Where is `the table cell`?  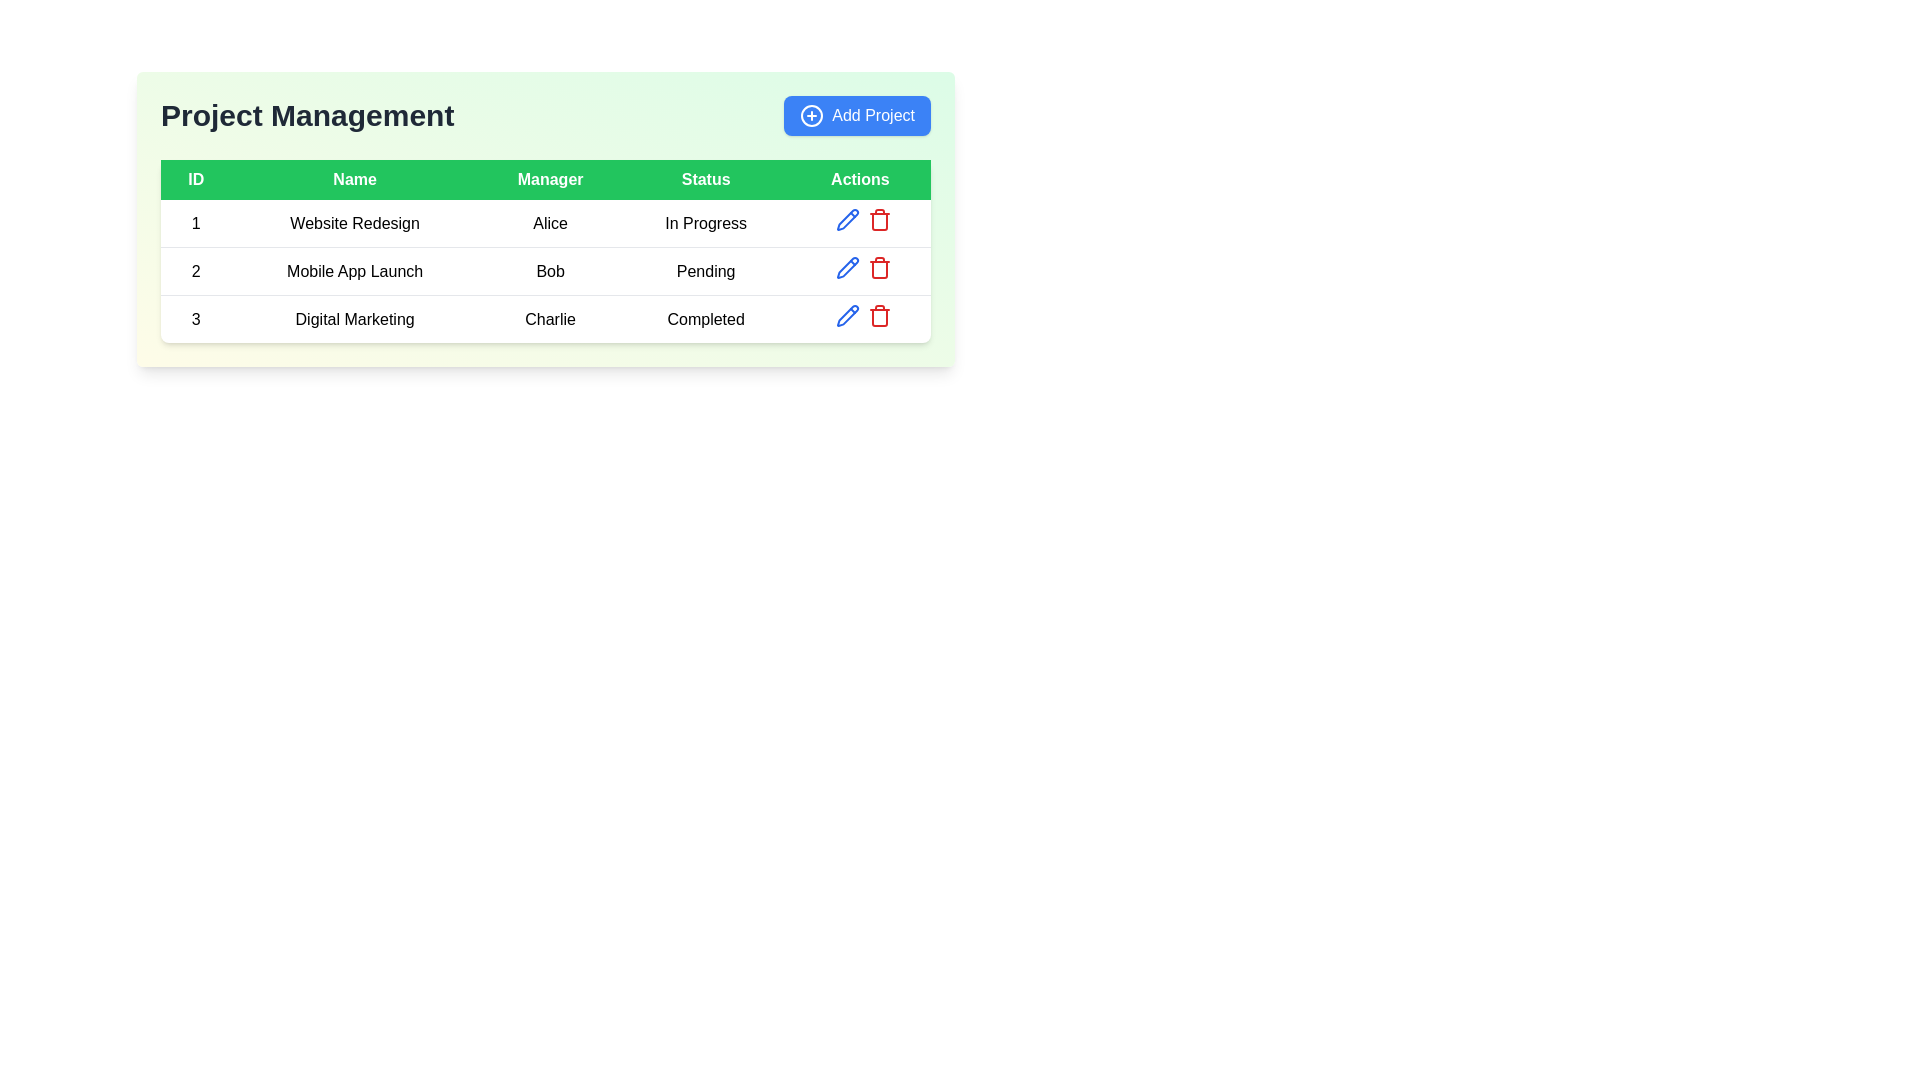 the table cell is located at coordinates (196, 271).